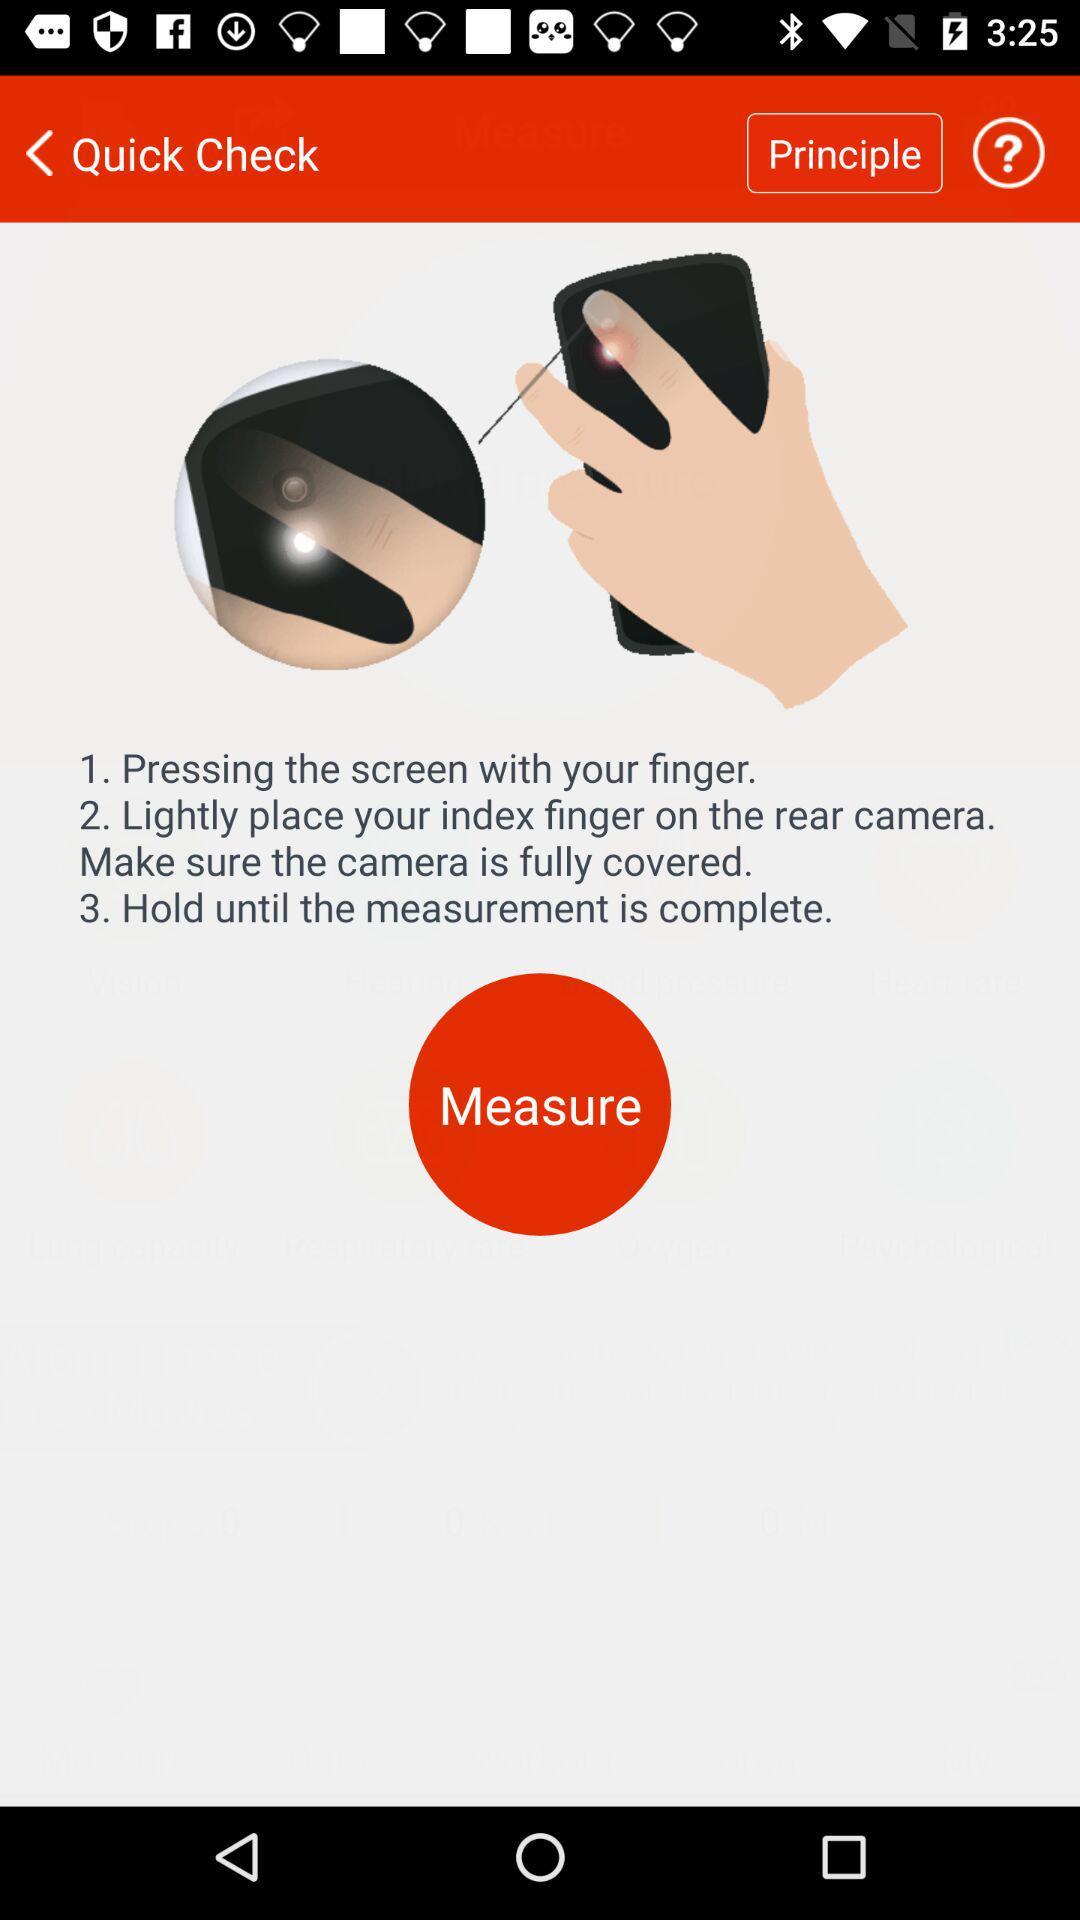 The image size is (1080, 1920). What do you see at coordinates (844, 139) in the screenshot?
I see `the item to the right of the quick check` at bounding box center [844, 139].